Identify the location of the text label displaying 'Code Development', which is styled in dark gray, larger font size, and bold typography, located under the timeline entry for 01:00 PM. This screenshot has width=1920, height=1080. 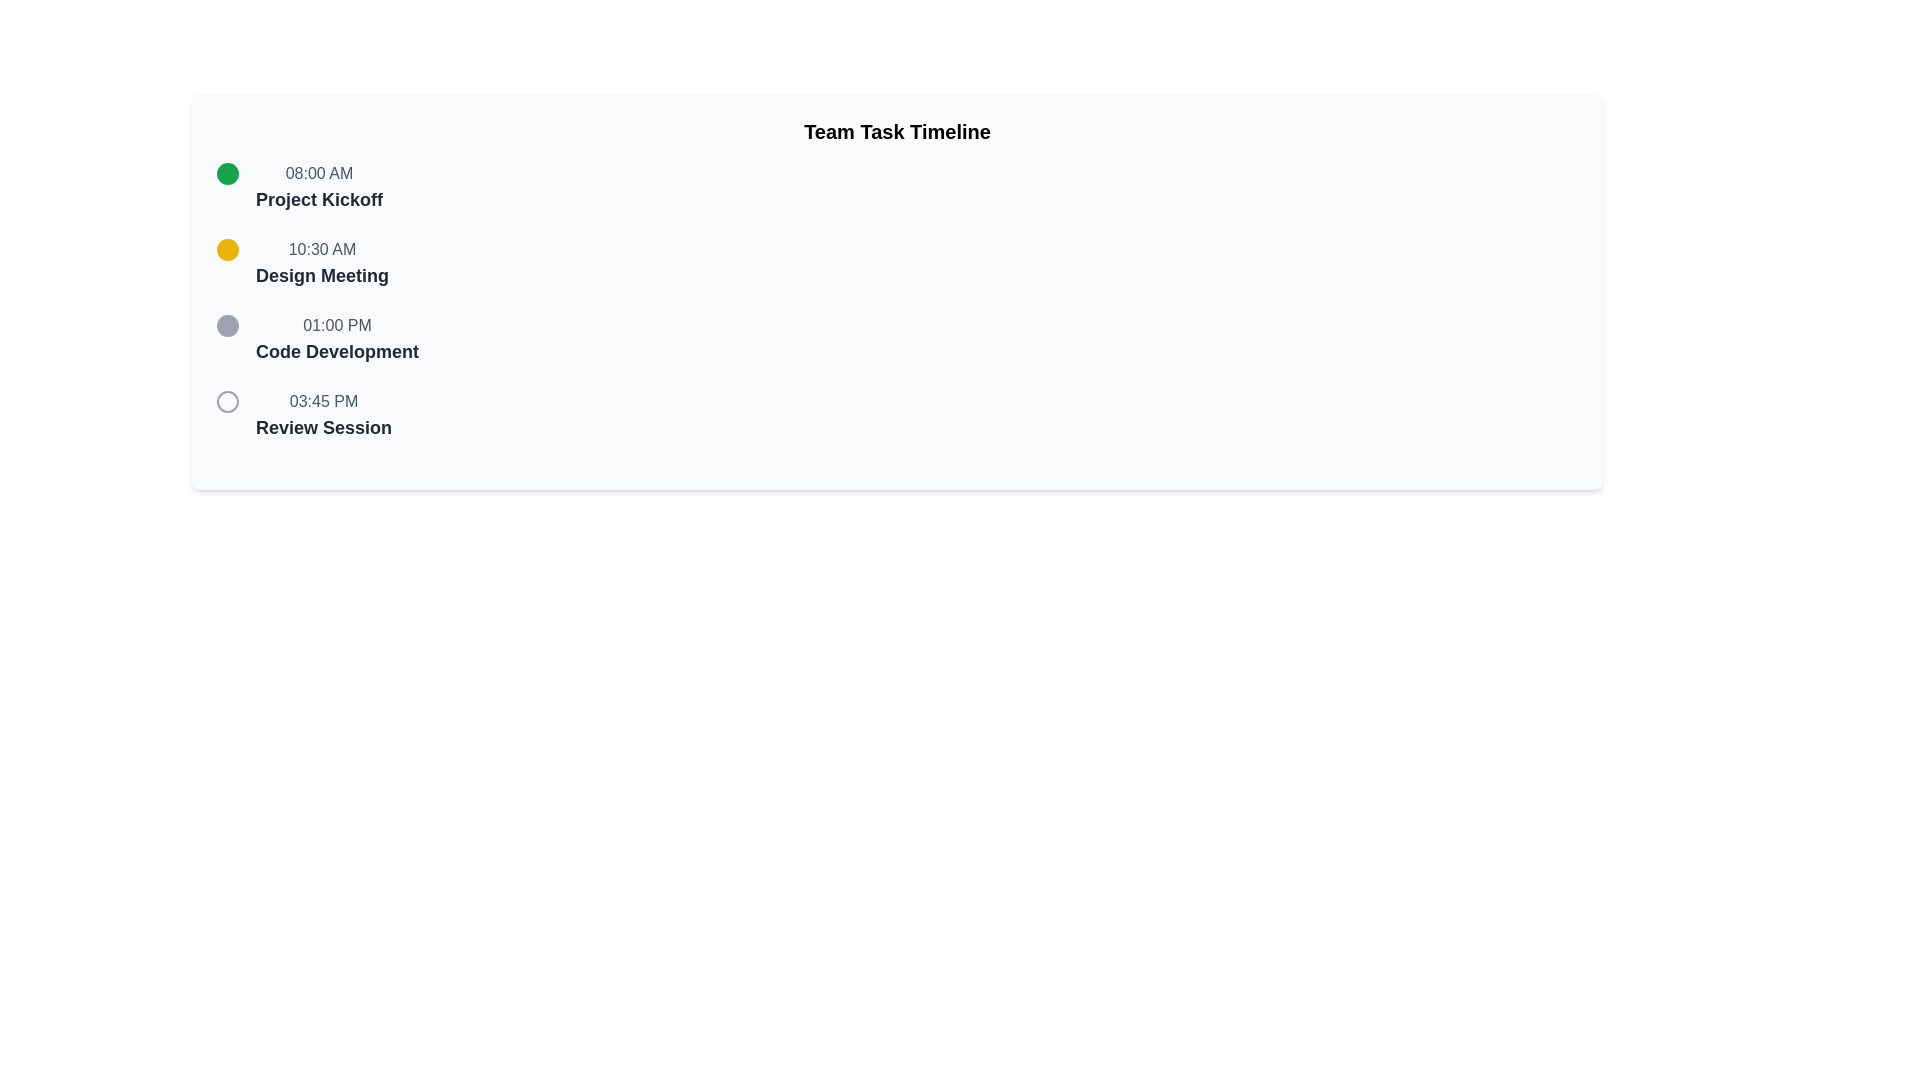
(337, 350).